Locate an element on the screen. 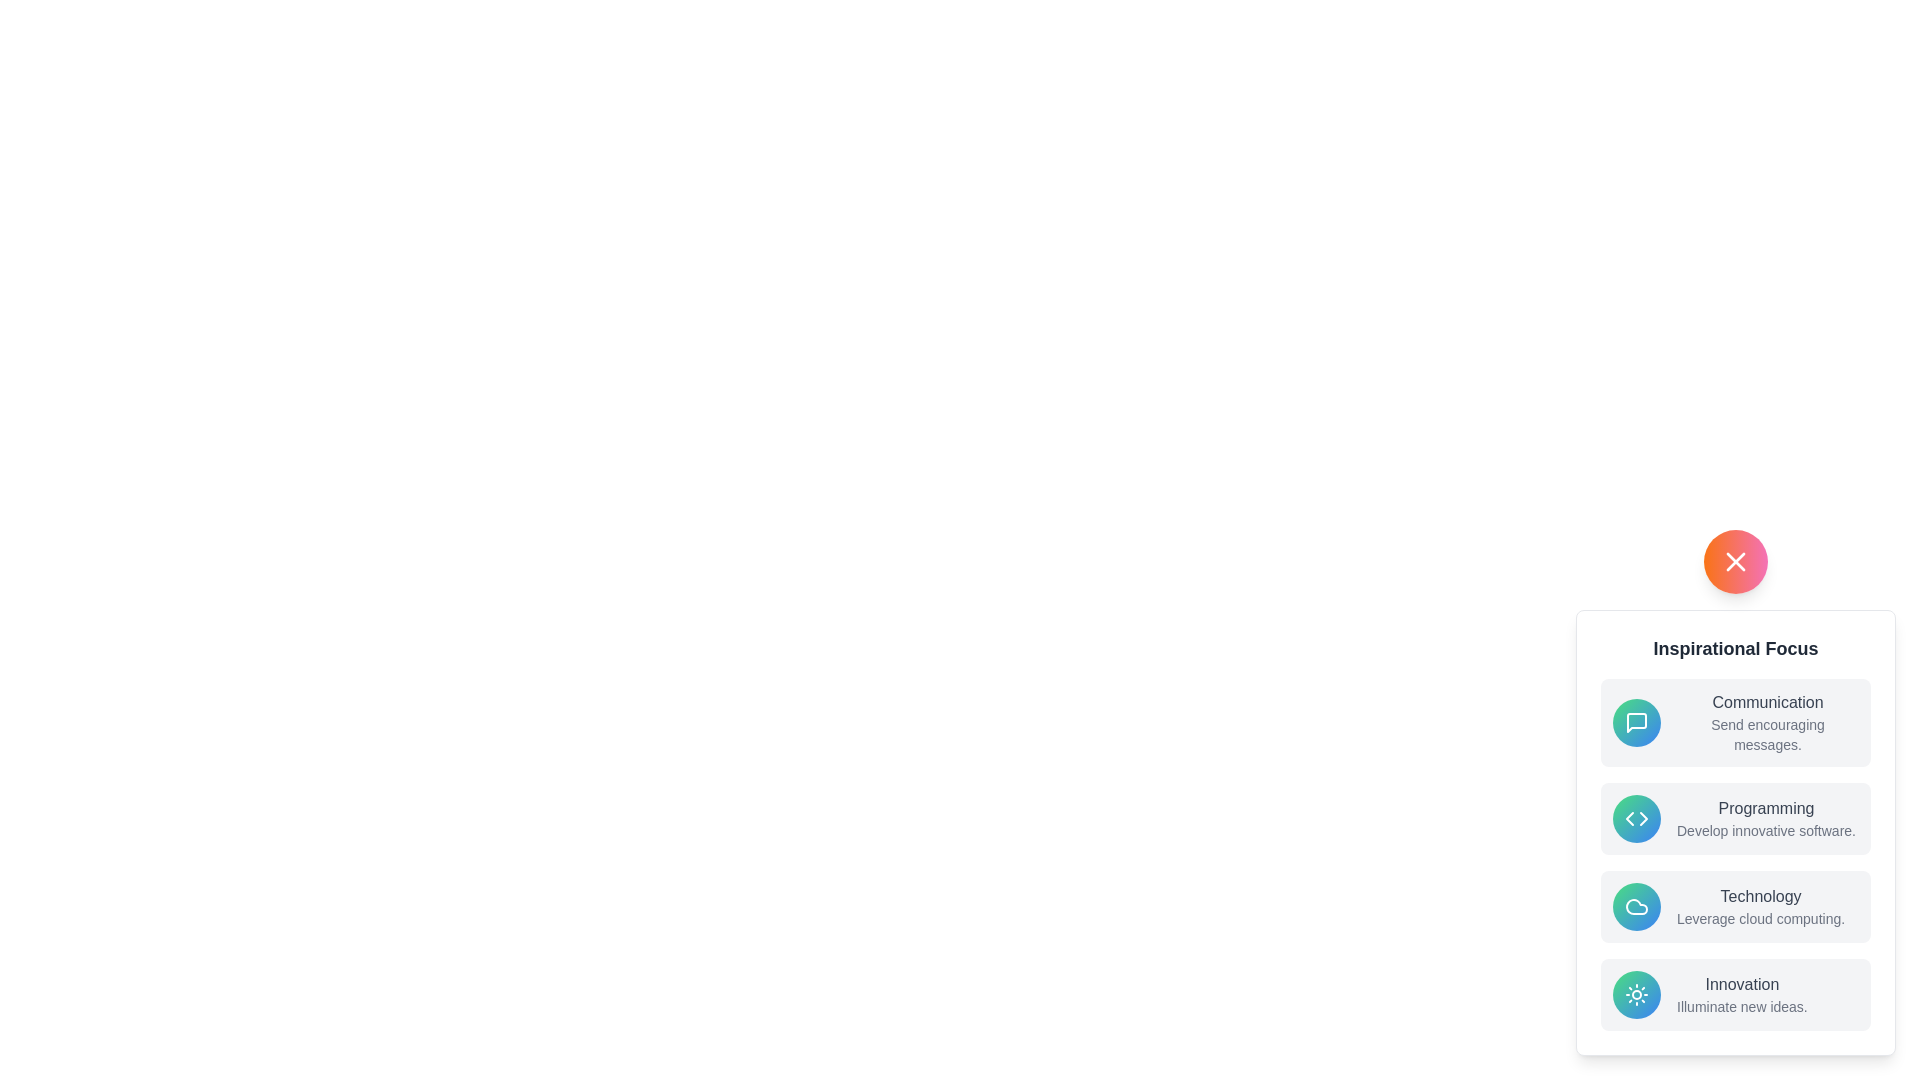  the Technology menu item is located at coordinates (1735, 906).